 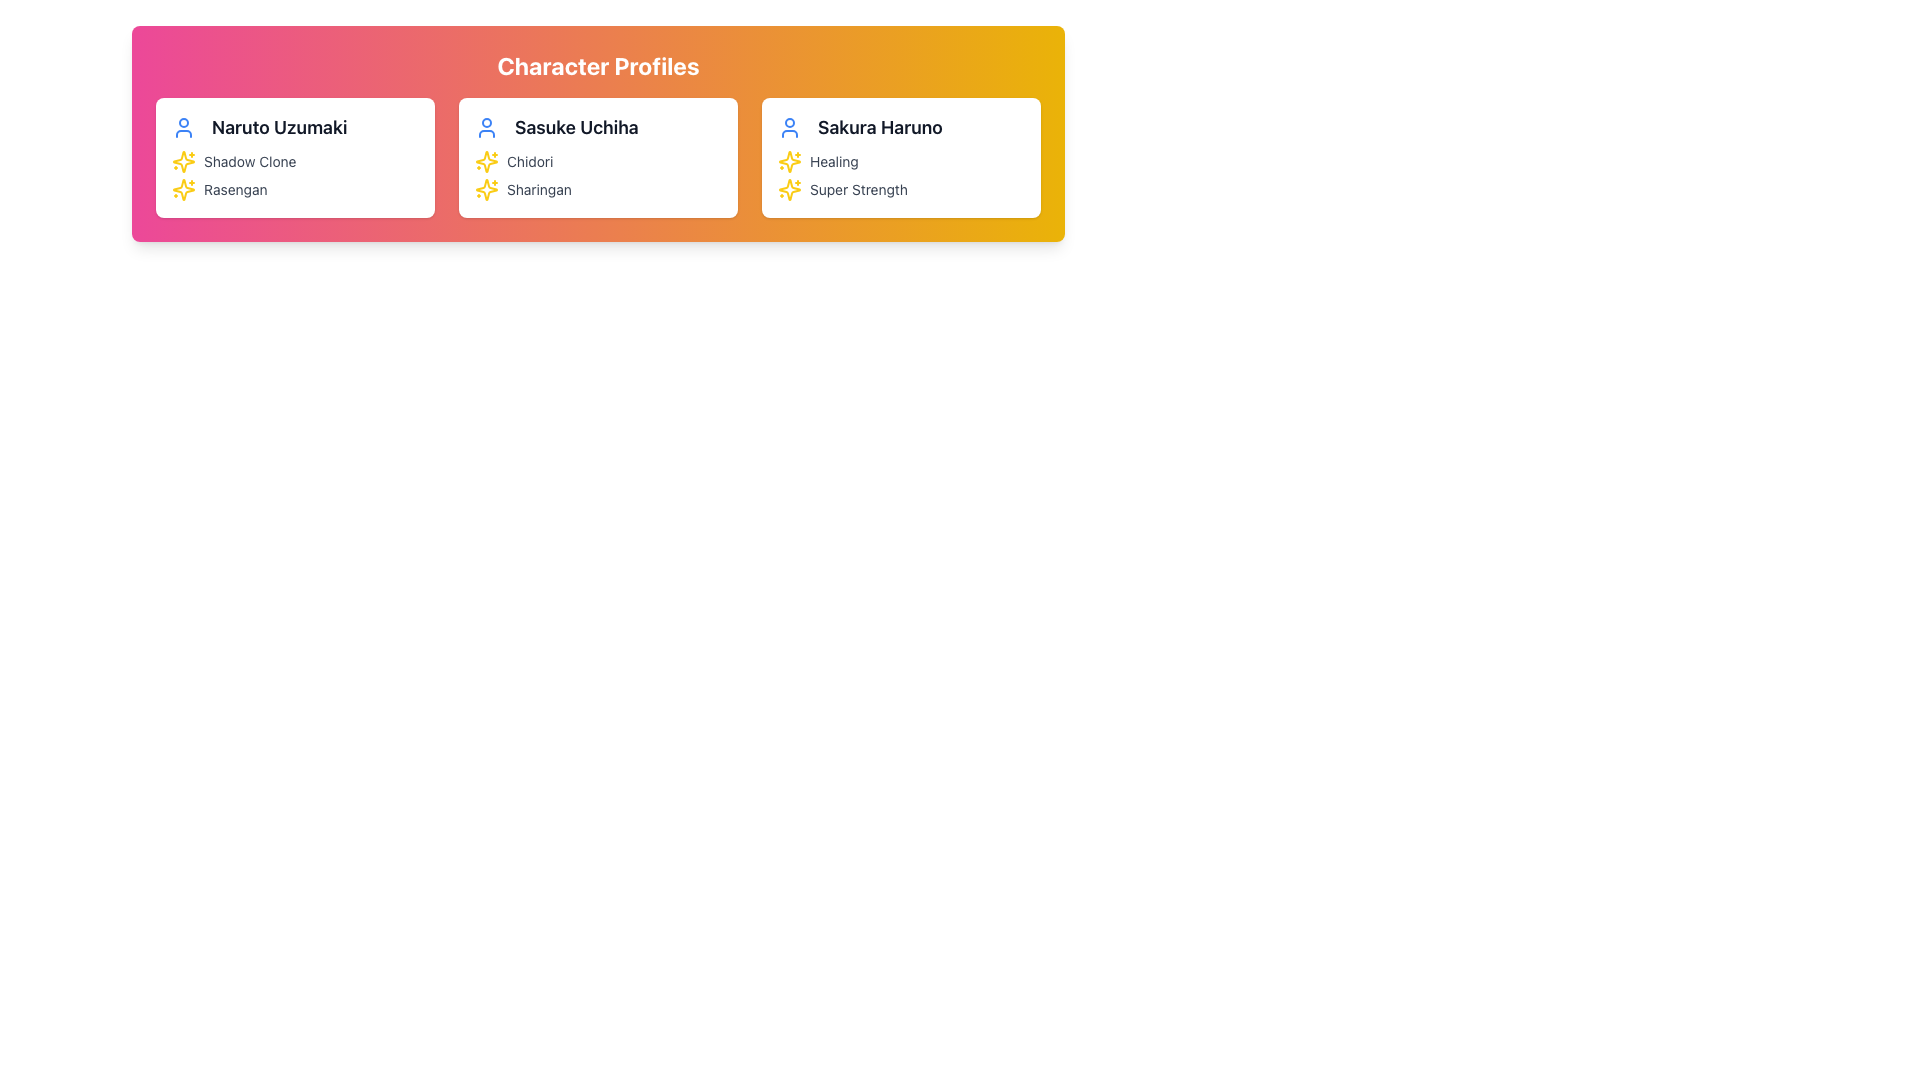 What do you see at coordinates (789, 189) in the screenshot?
I see `the visual design of the decorative icon representing 'Super Strength' located within the 'Sakura Haruno' card, beside the descriptive text` at bounding box center [789, 189].